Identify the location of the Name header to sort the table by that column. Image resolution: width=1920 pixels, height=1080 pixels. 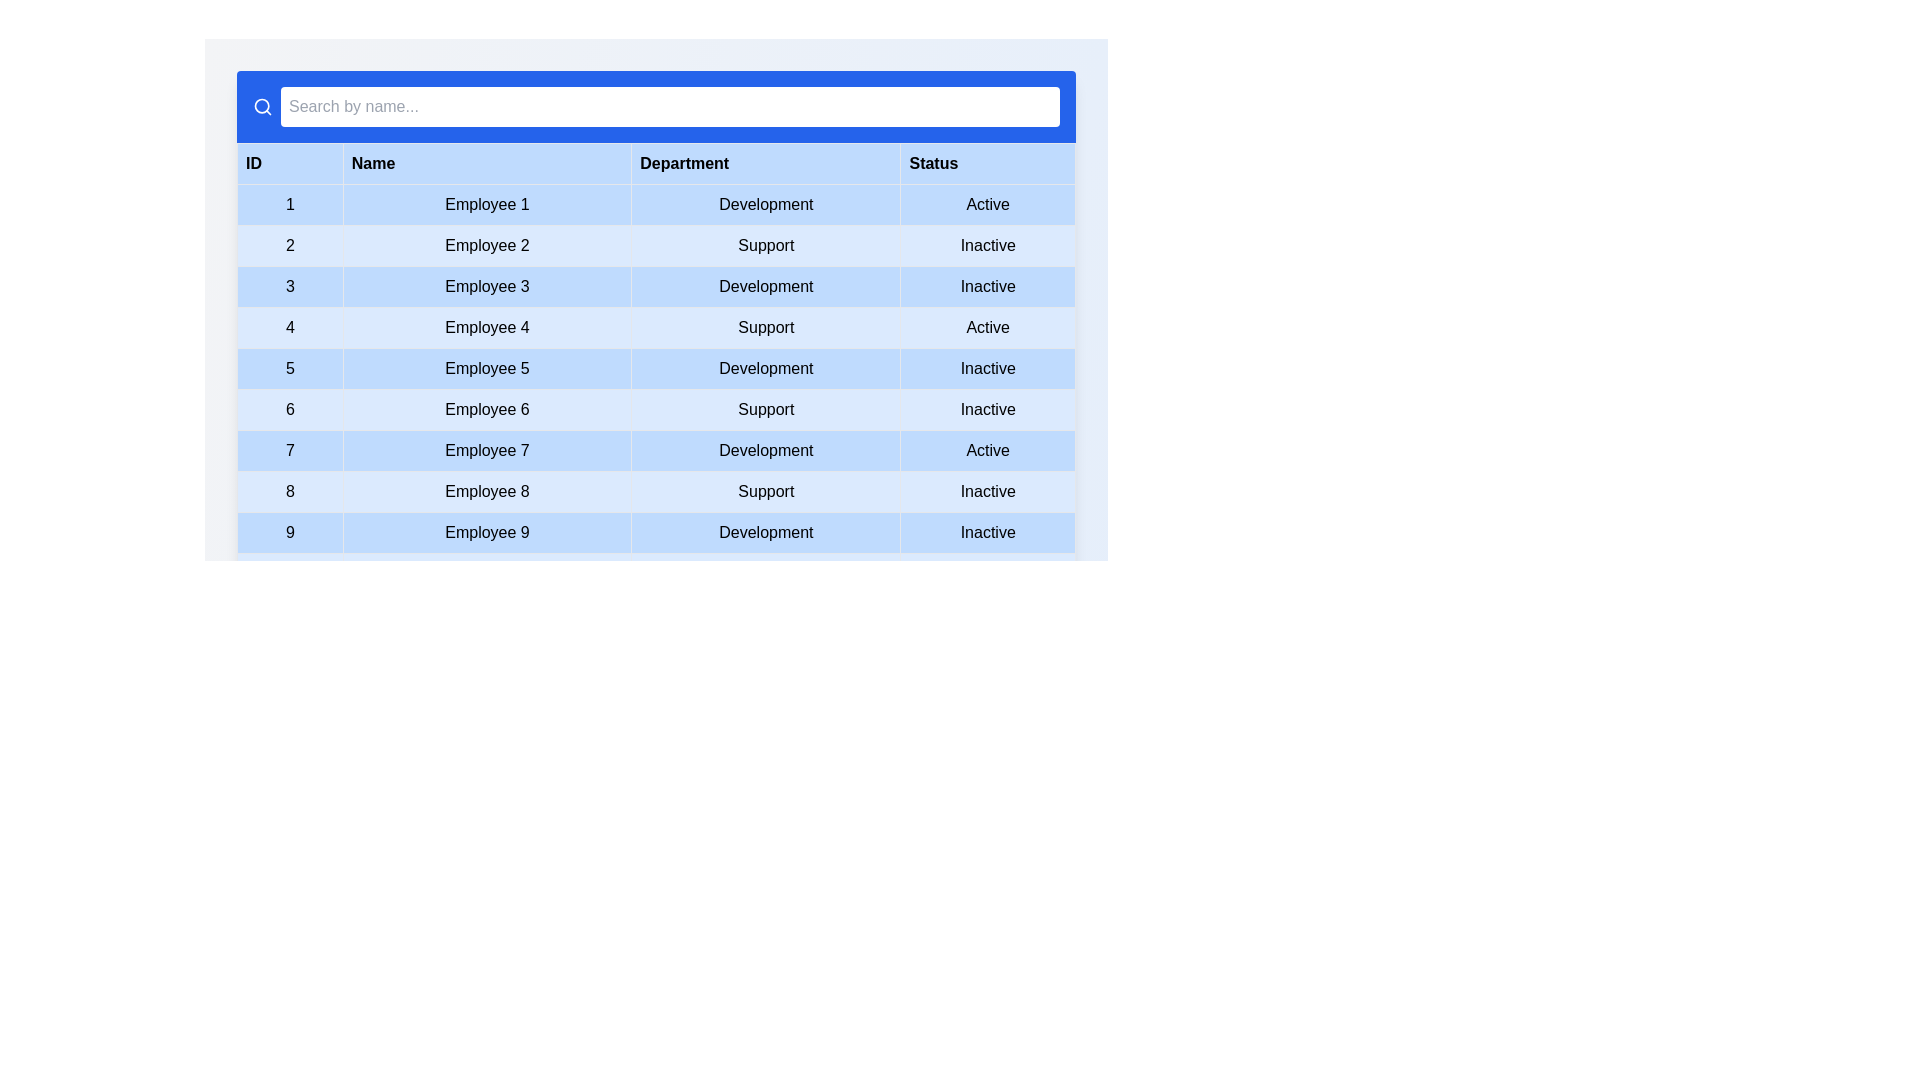
(486, 163).